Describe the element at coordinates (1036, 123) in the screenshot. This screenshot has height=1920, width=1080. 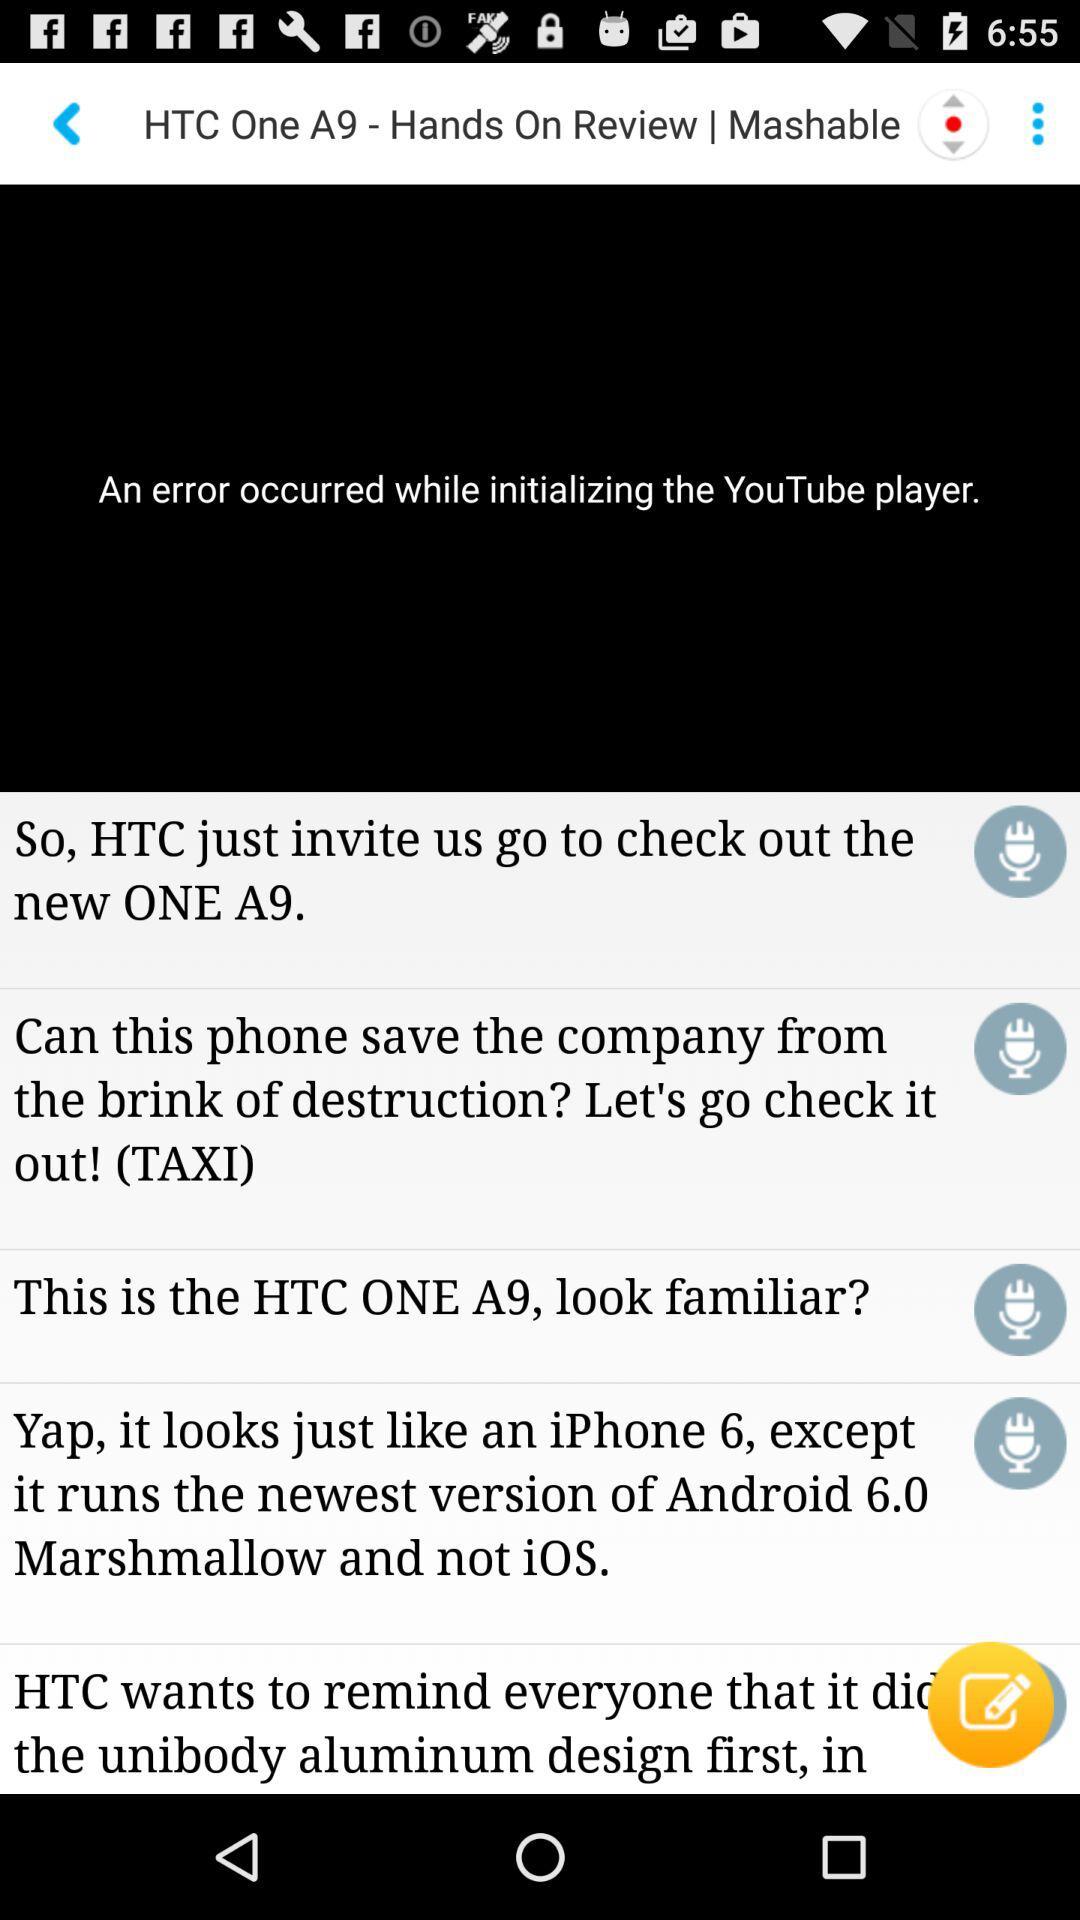
I see `the three dot menu option` at that location.